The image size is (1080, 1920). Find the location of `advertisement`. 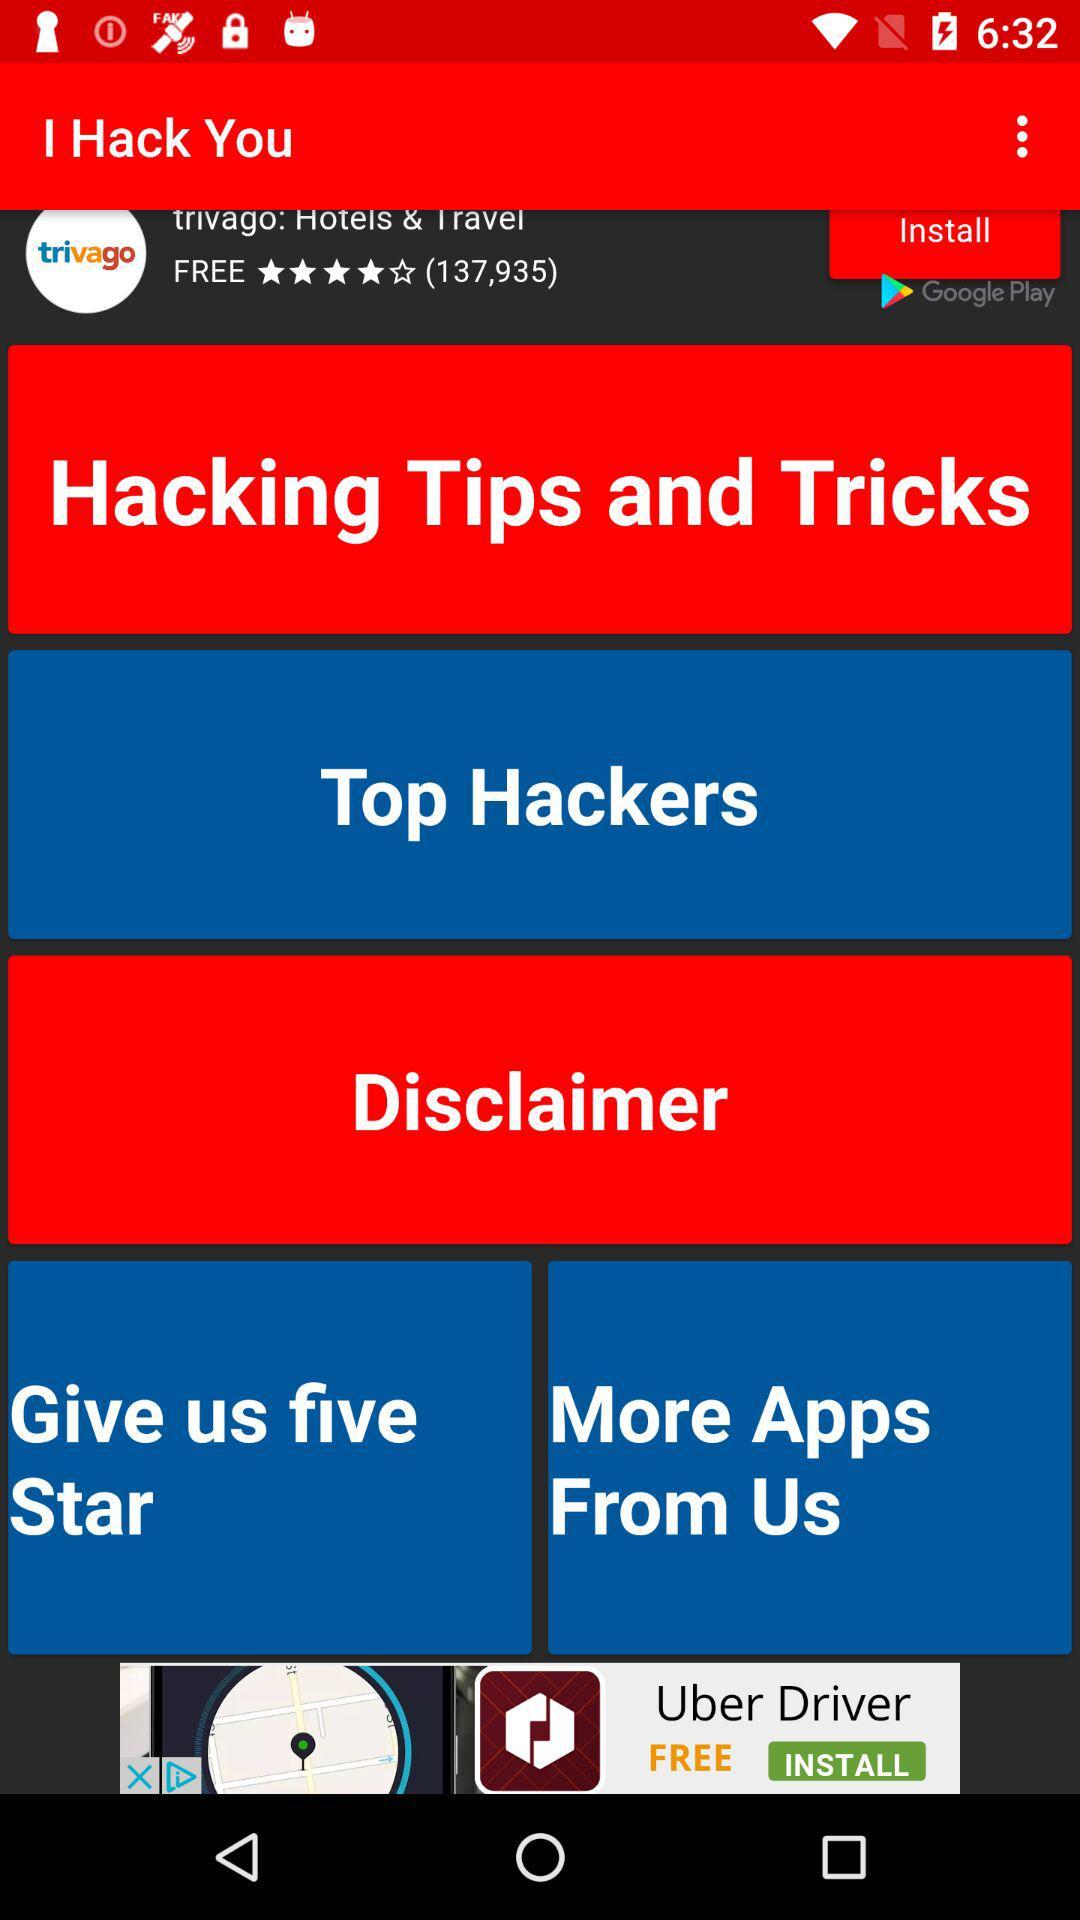

advertisement is located at coordinates (540, 1727).